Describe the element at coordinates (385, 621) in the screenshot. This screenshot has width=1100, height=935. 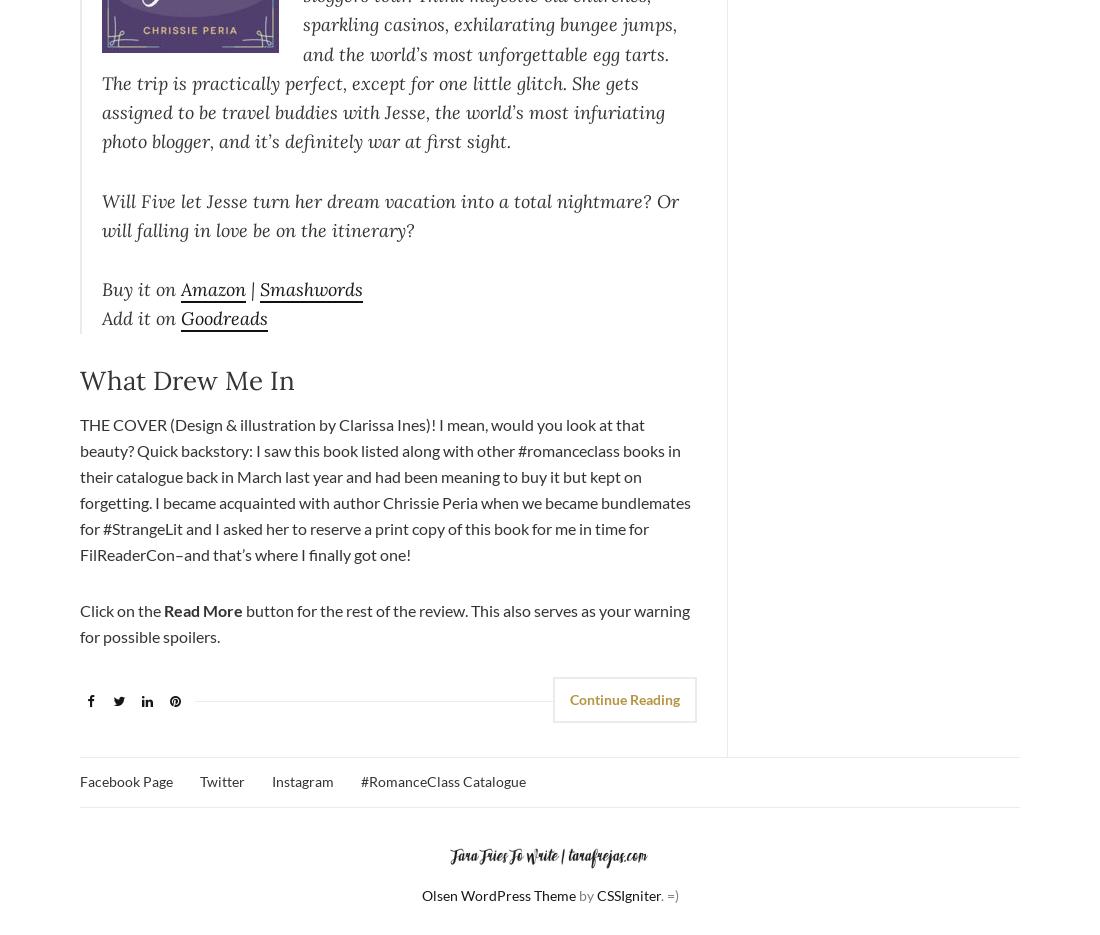
I see `'button for the rest of the review. This also serves as your warning for possible spoilers.'` at that location.